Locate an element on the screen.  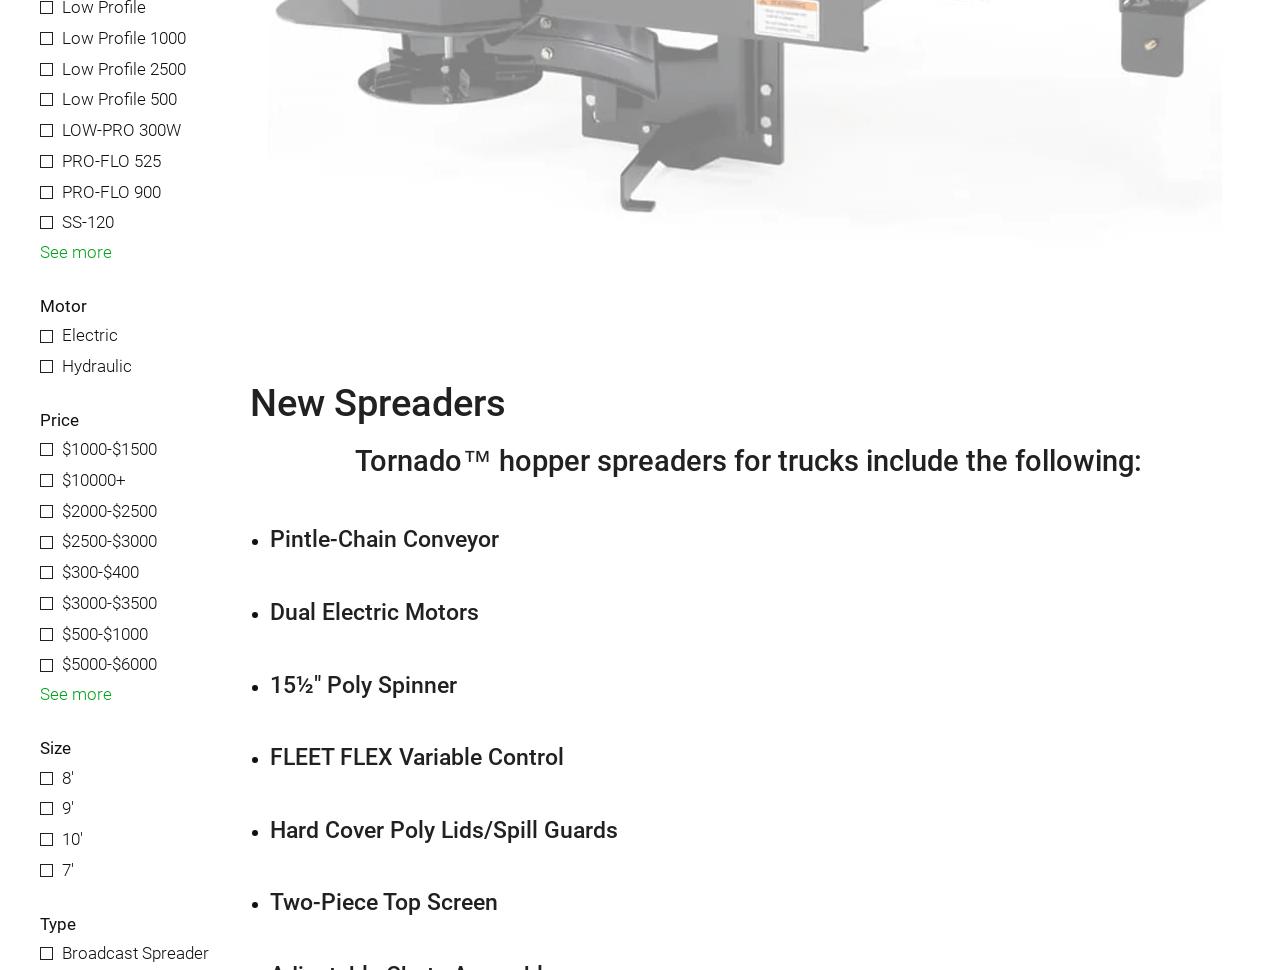
'Pintle-Chain Conveyor' is located at coordinates (384, 538).